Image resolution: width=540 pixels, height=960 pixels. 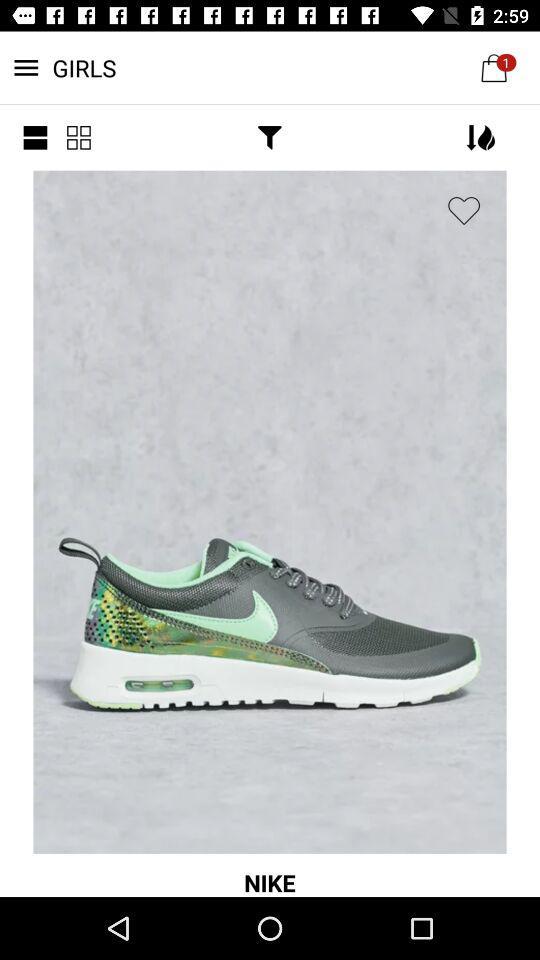 What do you see at coordinates (77, 136) in the screenshot?
I see `the item below girls` at bounding box center [77, 136].